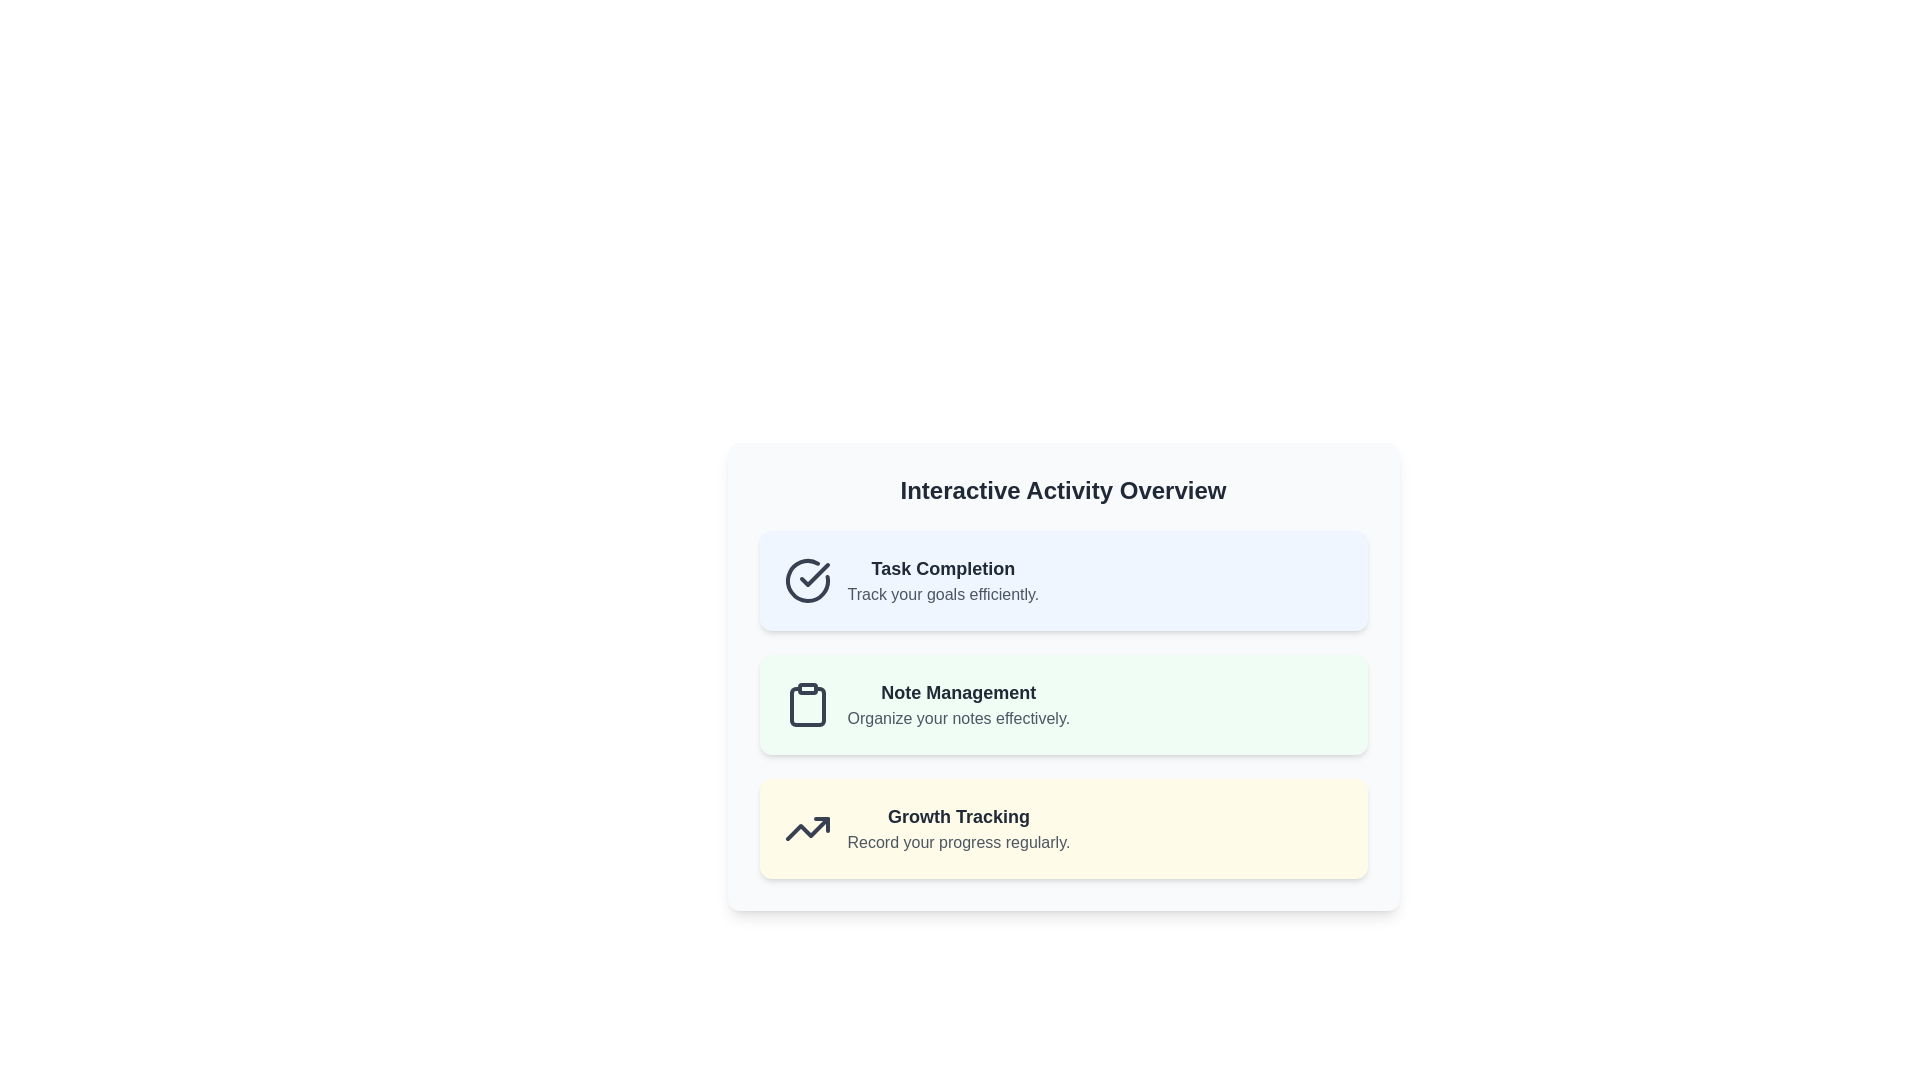 This screenshot has width=1920, height=1080. What do you see at coordinates (807, 704) in the screenshot?
I see `the note management icon, which is the leftmost item in the 'Note Management' section, adjacent to the text 'Note Management' and 'Organize your notes effectively.'` at bounding box center [807, 704].